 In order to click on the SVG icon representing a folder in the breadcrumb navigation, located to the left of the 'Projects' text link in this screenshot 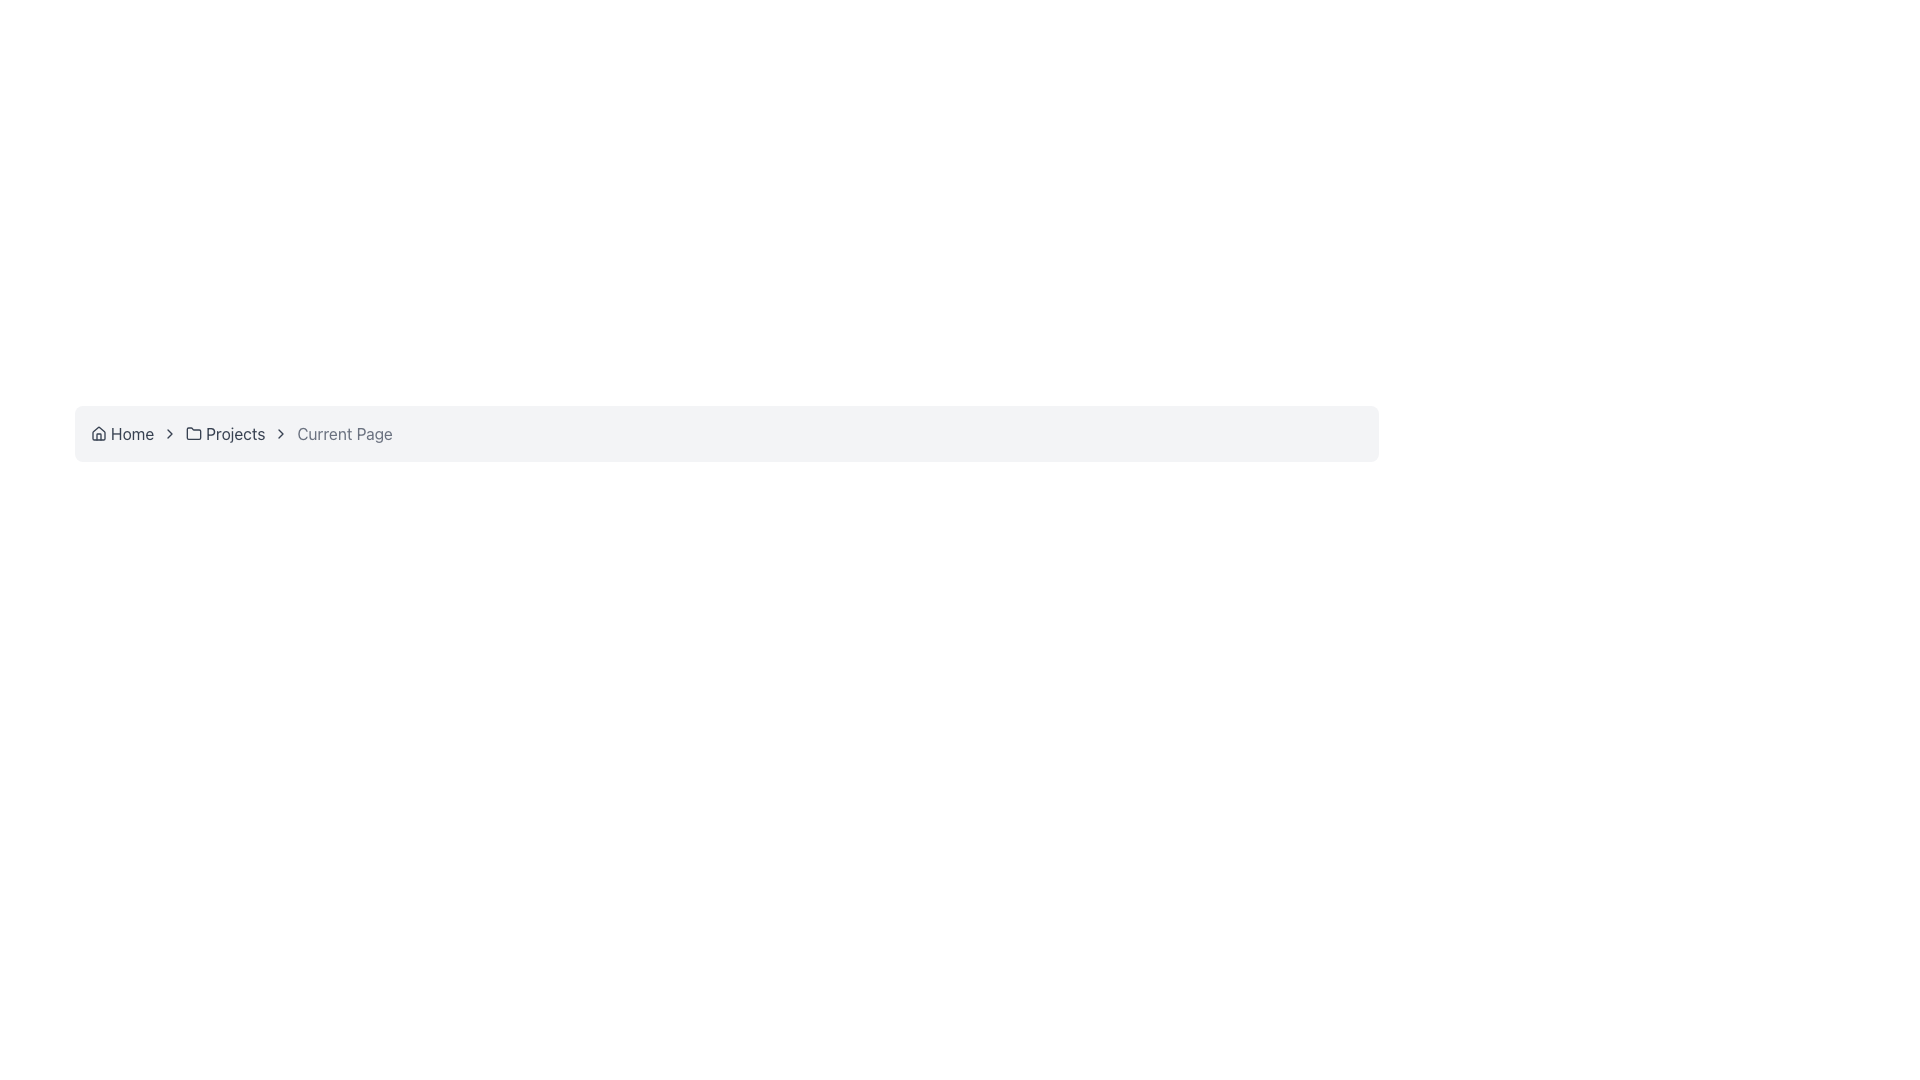, I will do `click(194, 433)`.